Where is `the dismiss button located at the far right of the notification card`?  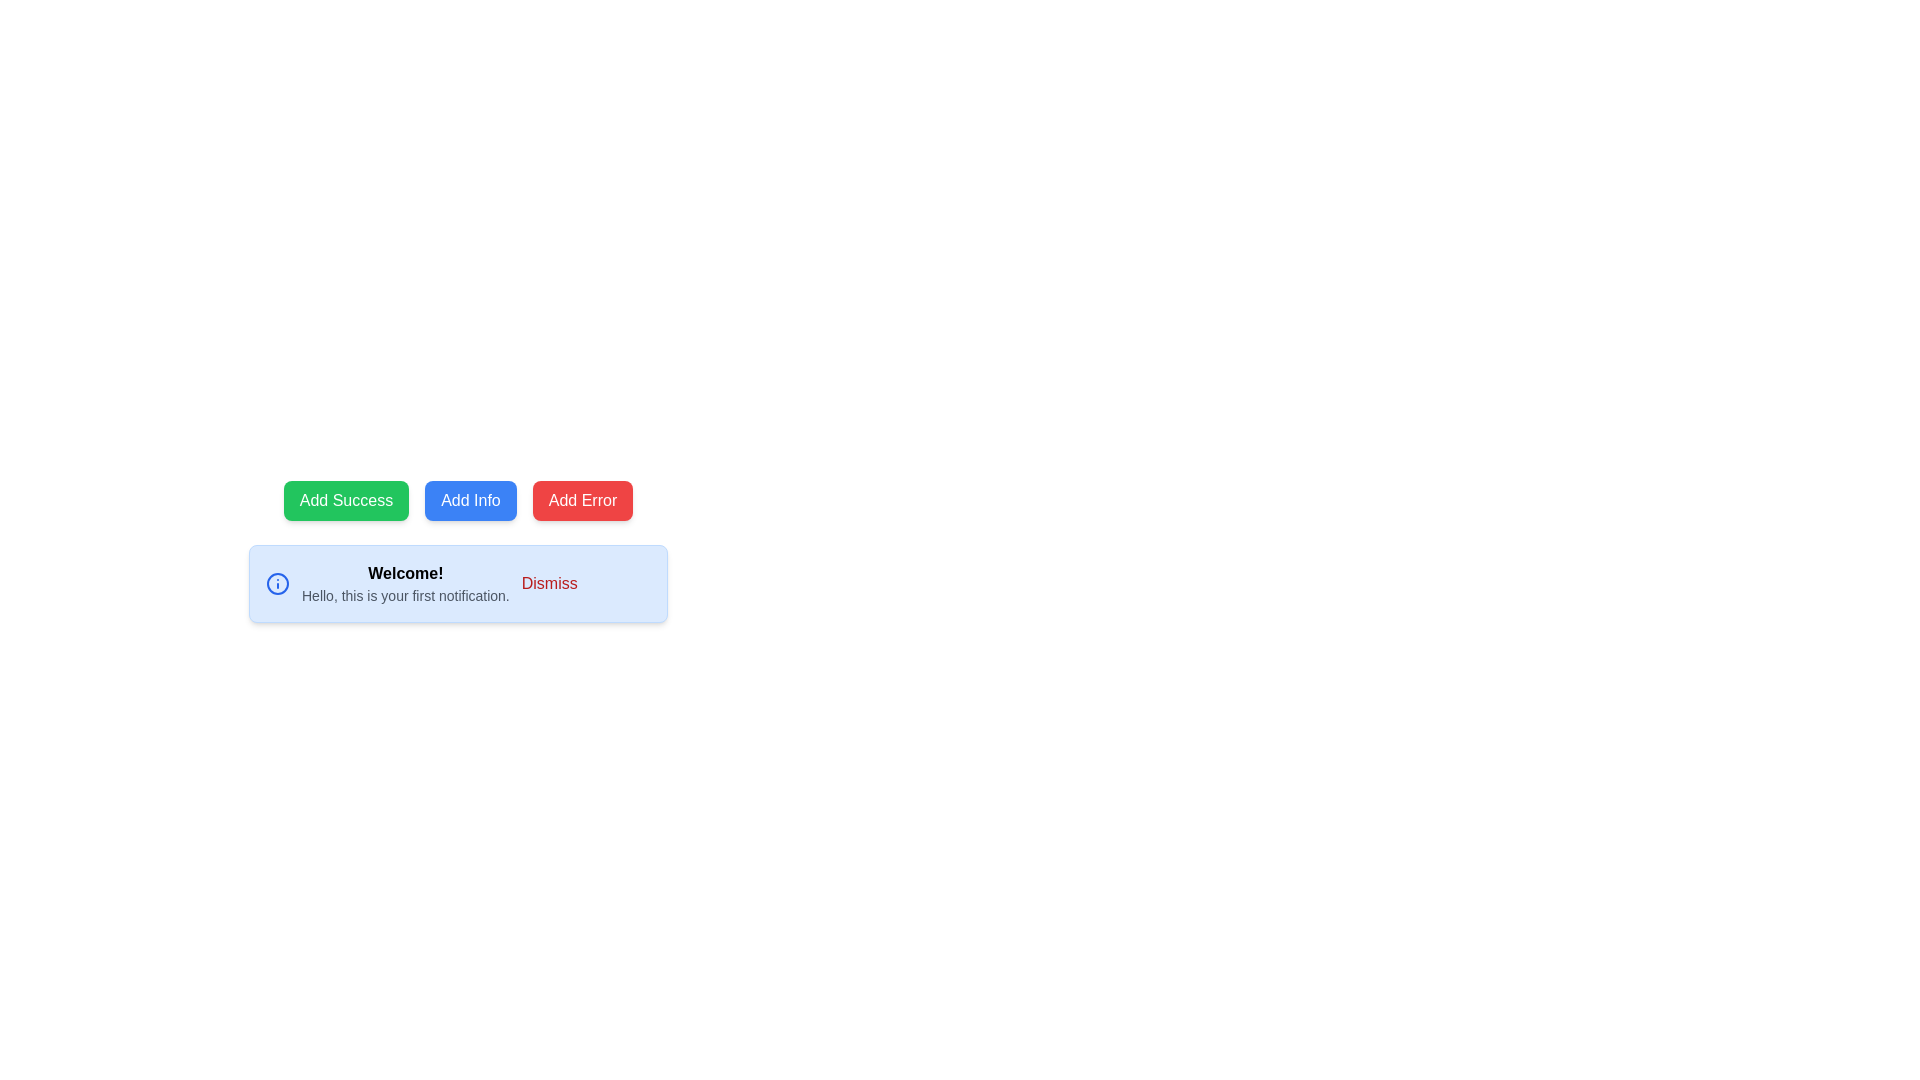 the dismiss button located at the far right of the notification card is located at coordinates (549, 583).